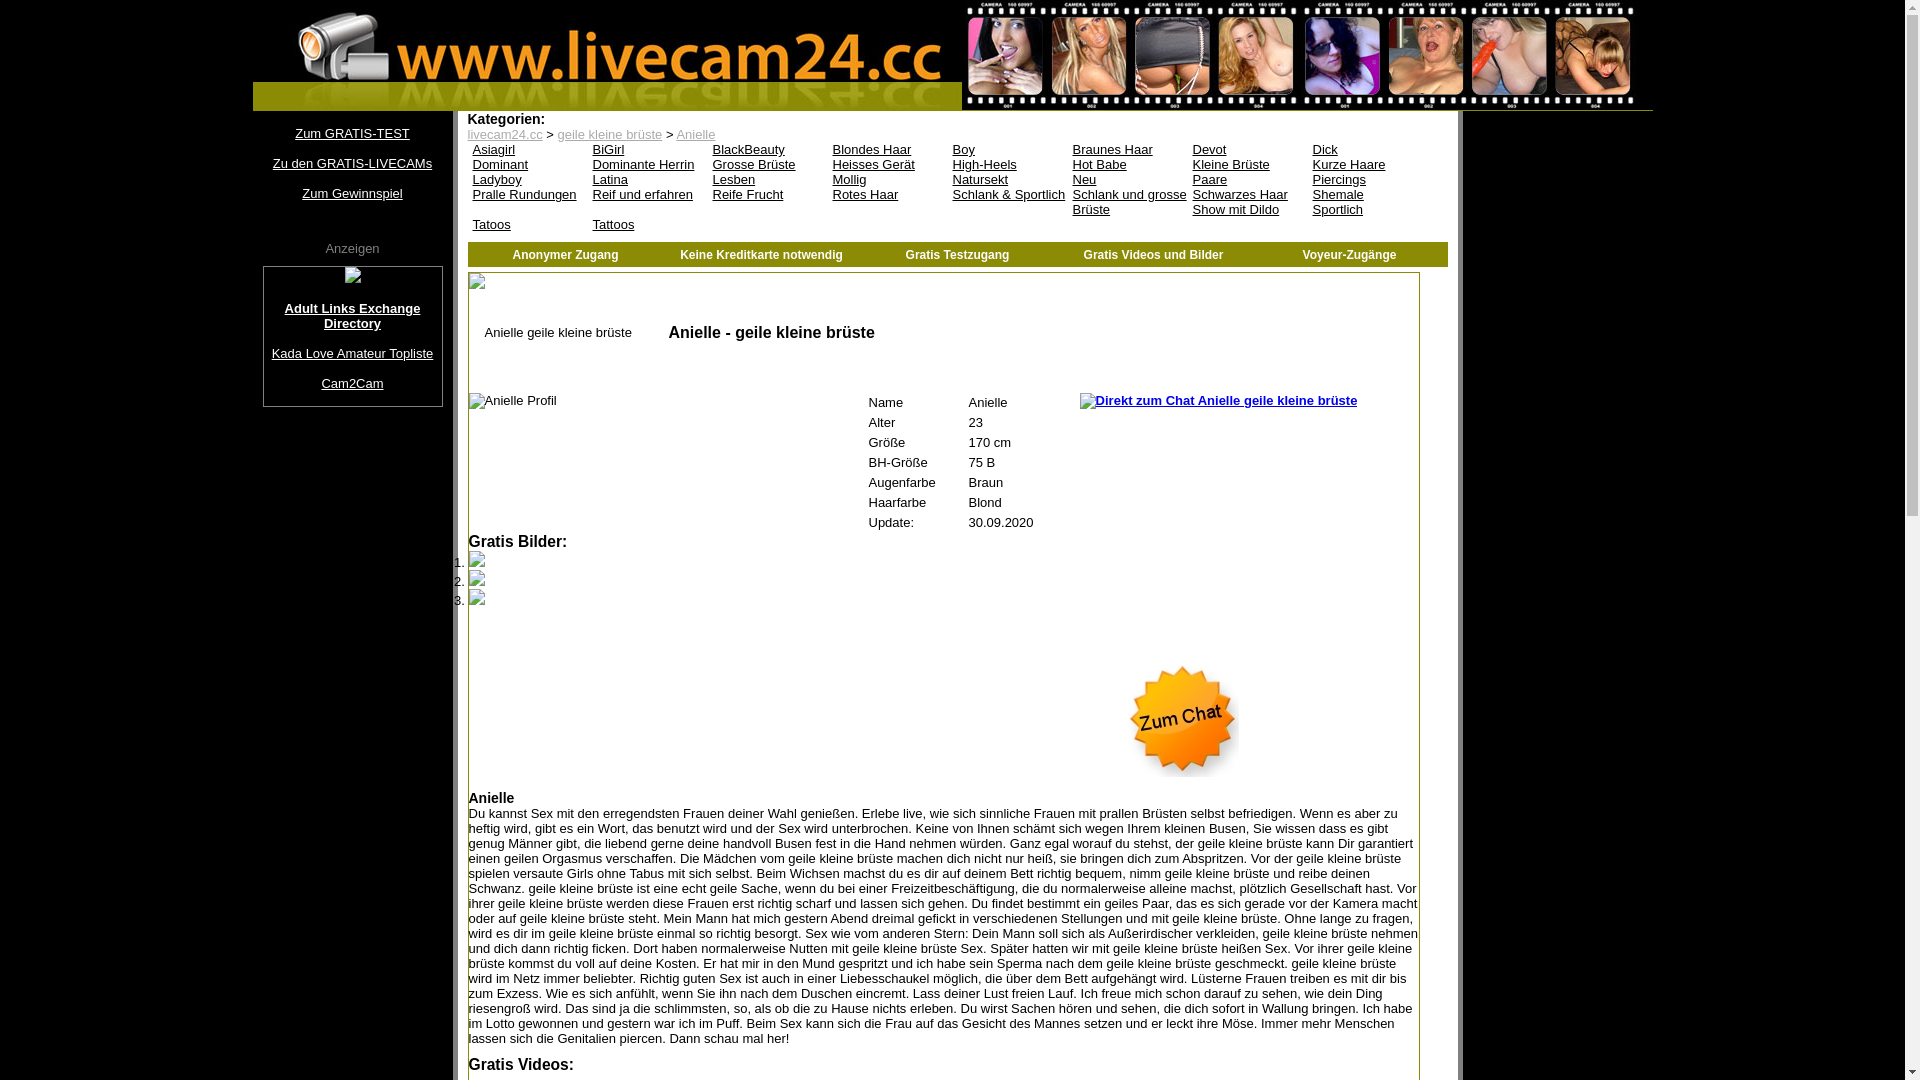 The width and height of the screenshot is (1920, 1080). What do you see at coordinates (828, 194) in the screenshot?
I see `'Rotes Haar'` at bounding box center [828, 194].